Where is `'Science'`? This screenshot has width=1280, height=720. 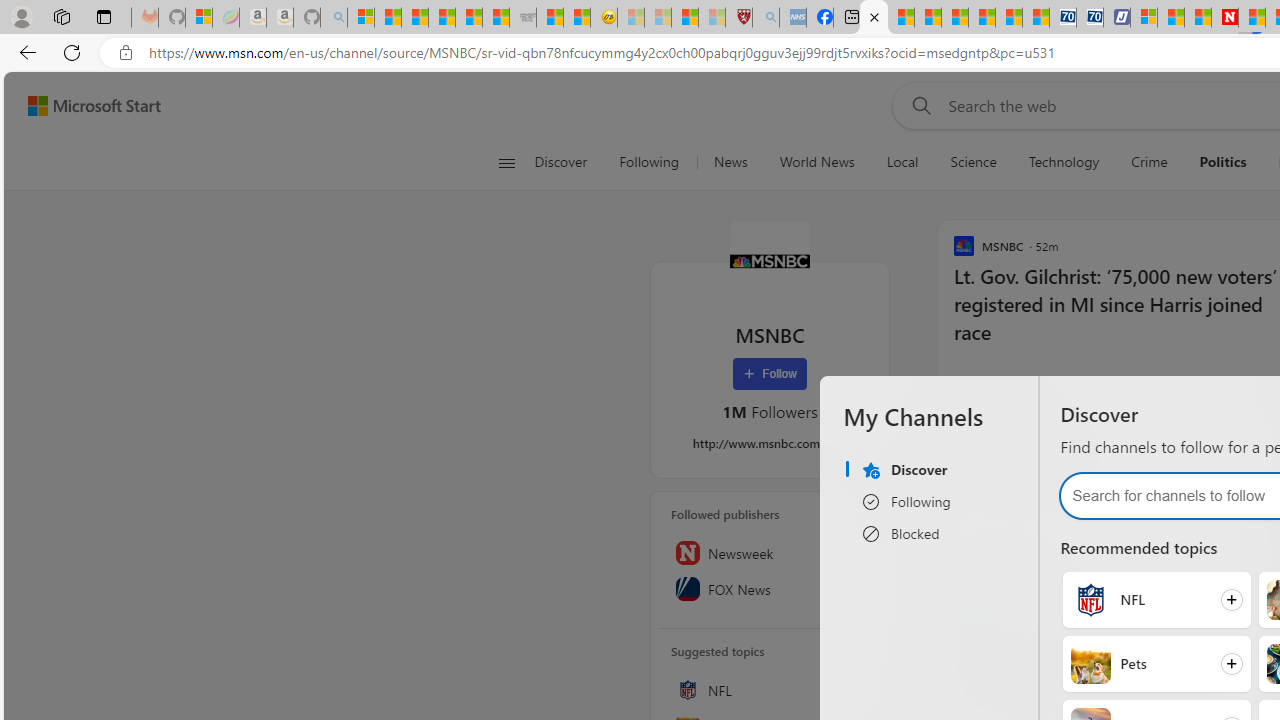
'Science' is located at coordinates (973, 162).